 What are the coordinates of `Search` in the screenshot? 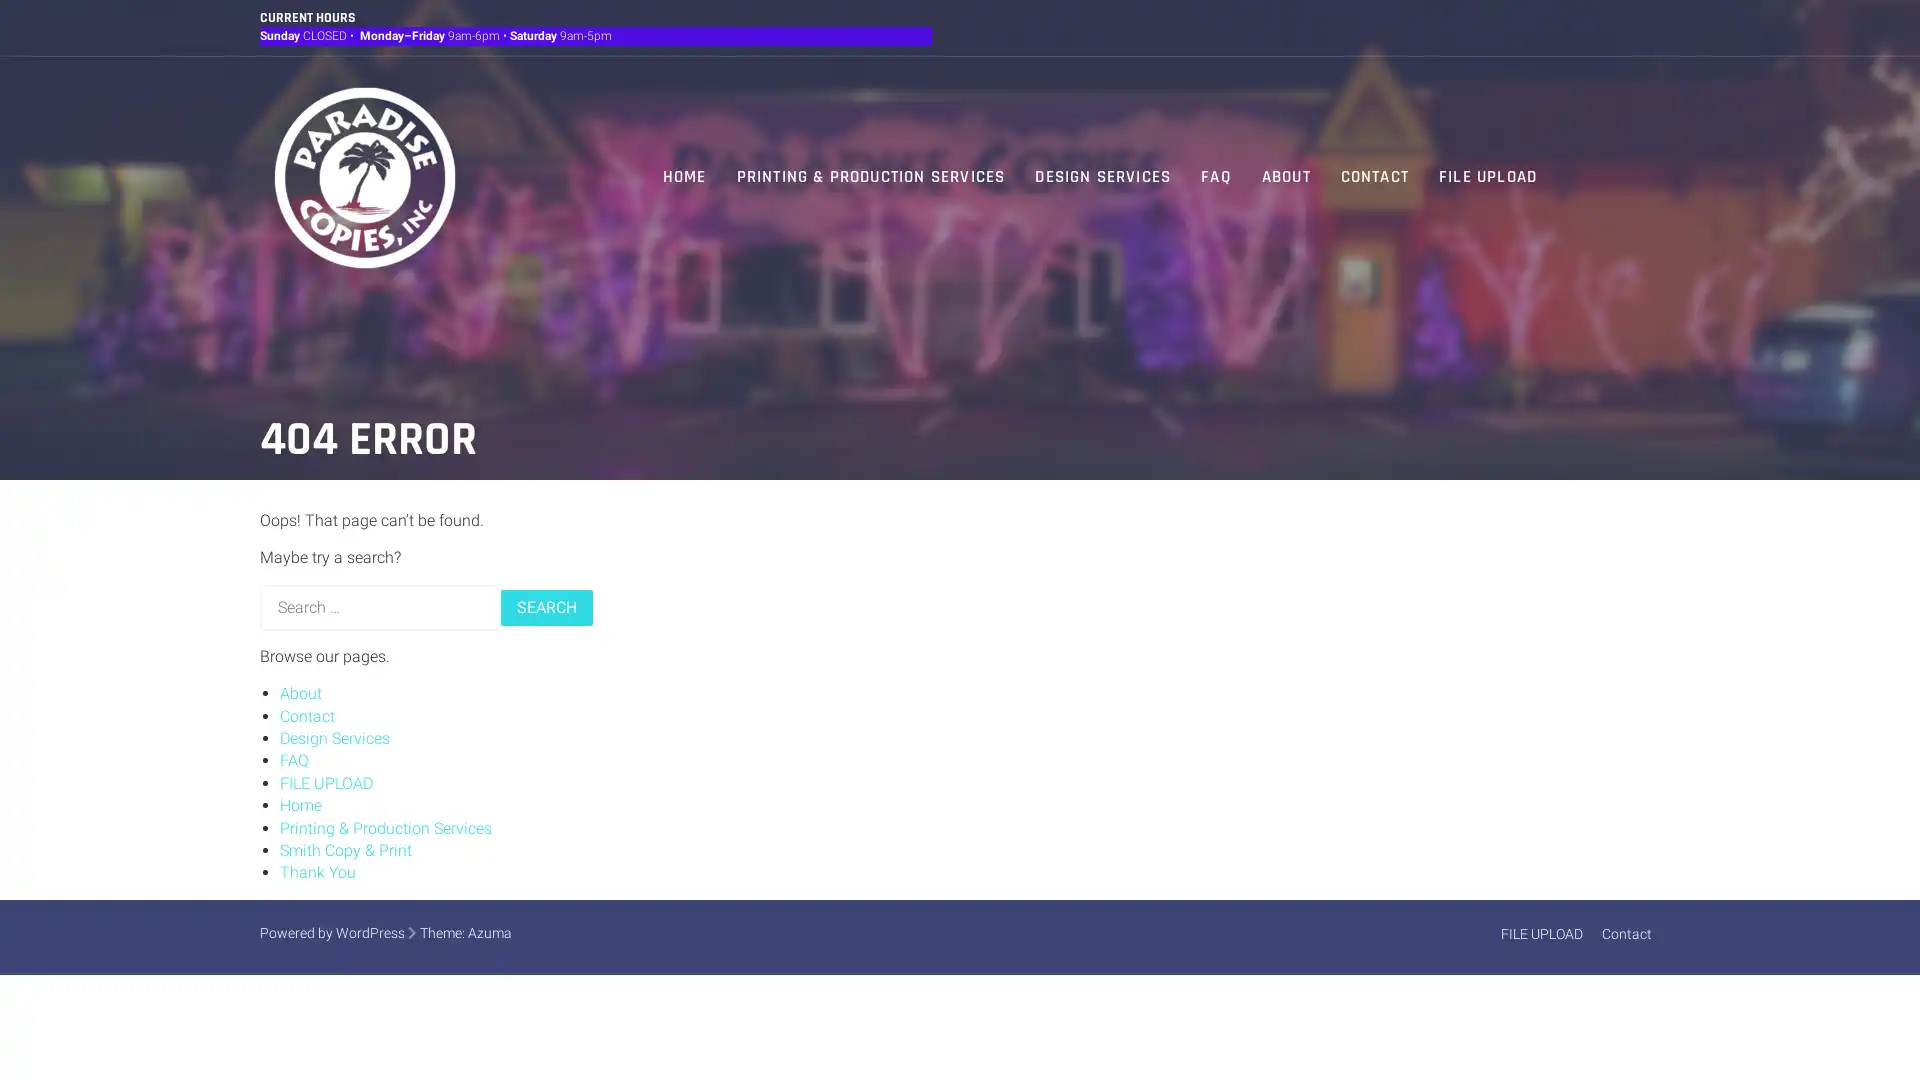 It's located at (547, 605).